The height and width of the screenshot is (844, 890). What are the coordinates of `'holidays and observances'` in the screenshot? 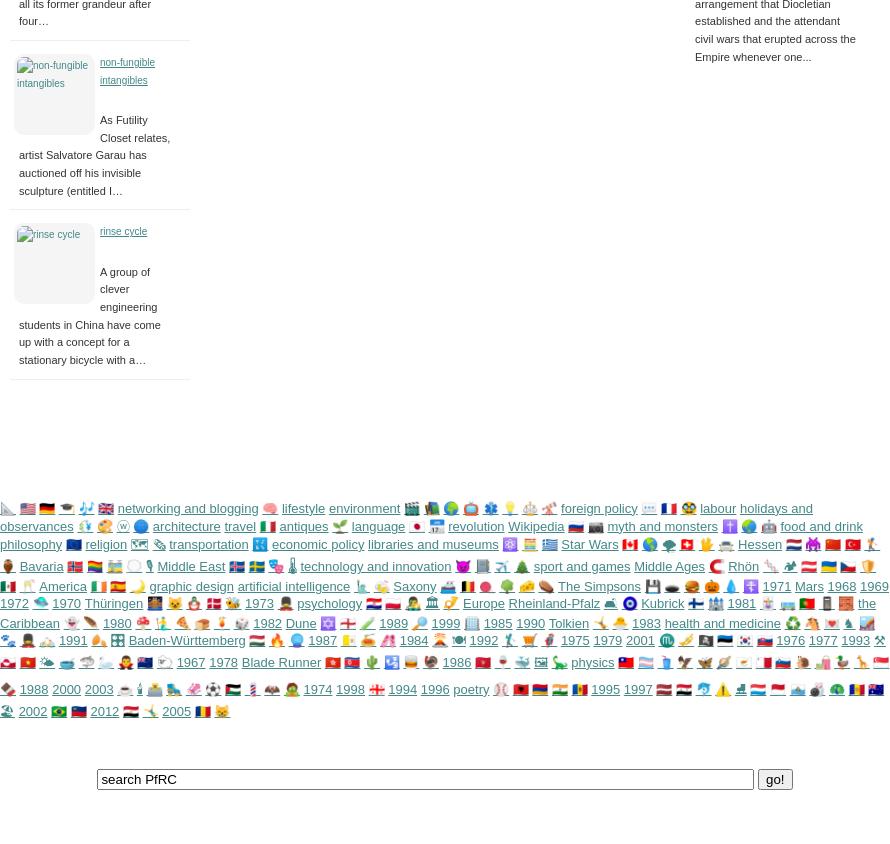 It's located at (405, 515).